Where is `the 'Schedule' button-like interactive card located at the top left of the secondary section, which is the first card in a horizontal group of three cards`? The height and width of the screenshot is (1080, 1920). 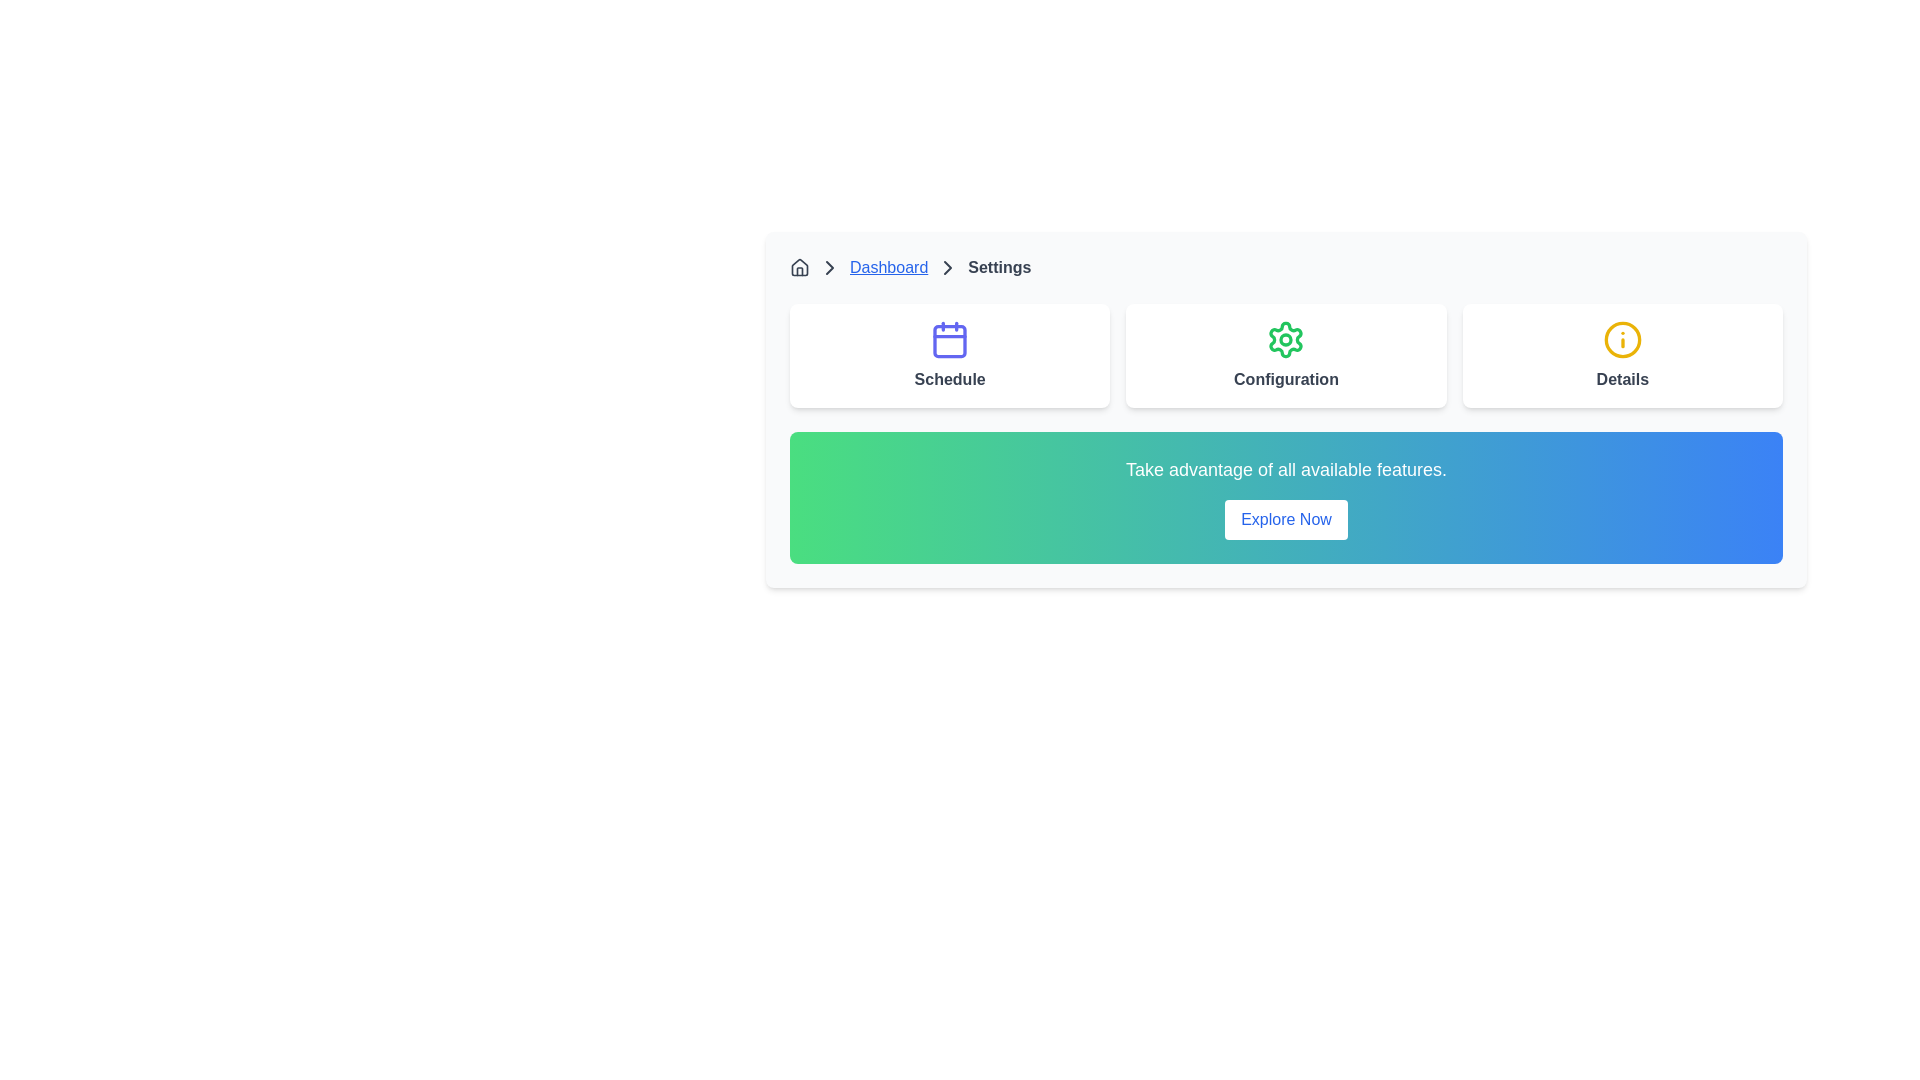 the 'Schedule' button-like interactive card located at the top left of the secondary section, which is the first card in a horizontal group of three cards is located at coordinates (949, 354).